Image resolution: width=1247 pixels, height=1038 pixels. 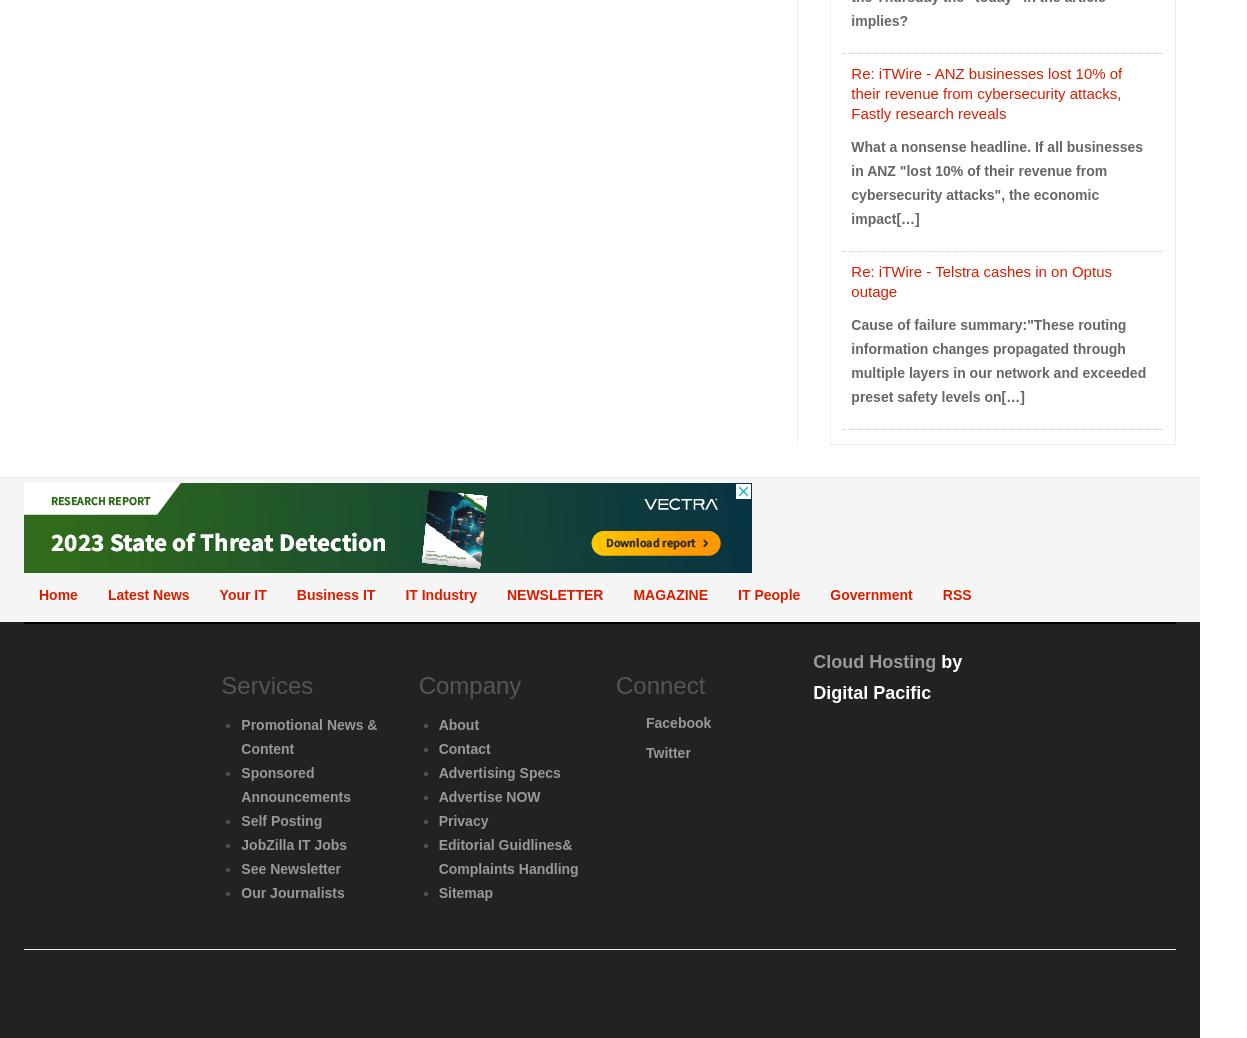 What do you see at coordinates (265, 683) in the screenshot?
I see `'Services'` at bounding box center [265, 683].